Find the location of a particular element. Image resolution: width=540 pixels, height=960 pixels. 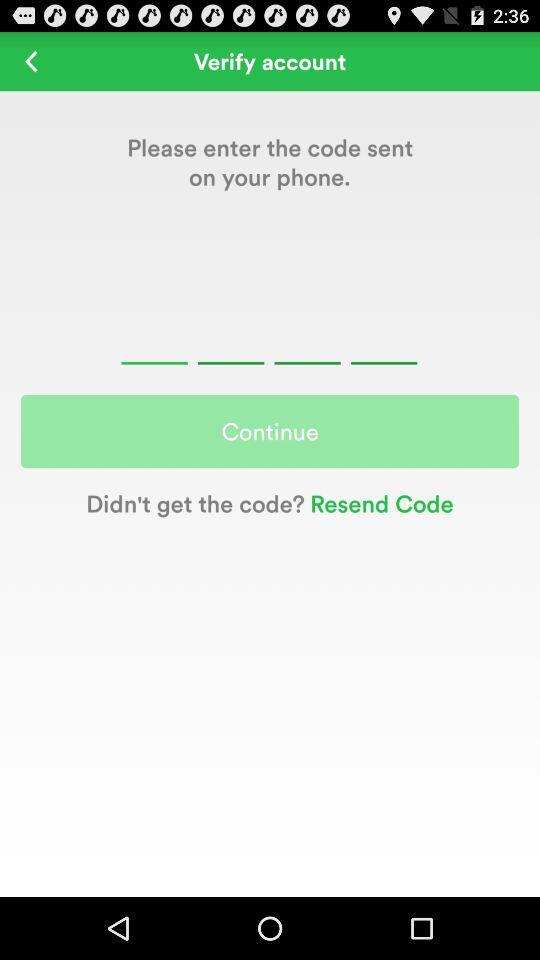

previous screen is located at coordinates (30, 61).